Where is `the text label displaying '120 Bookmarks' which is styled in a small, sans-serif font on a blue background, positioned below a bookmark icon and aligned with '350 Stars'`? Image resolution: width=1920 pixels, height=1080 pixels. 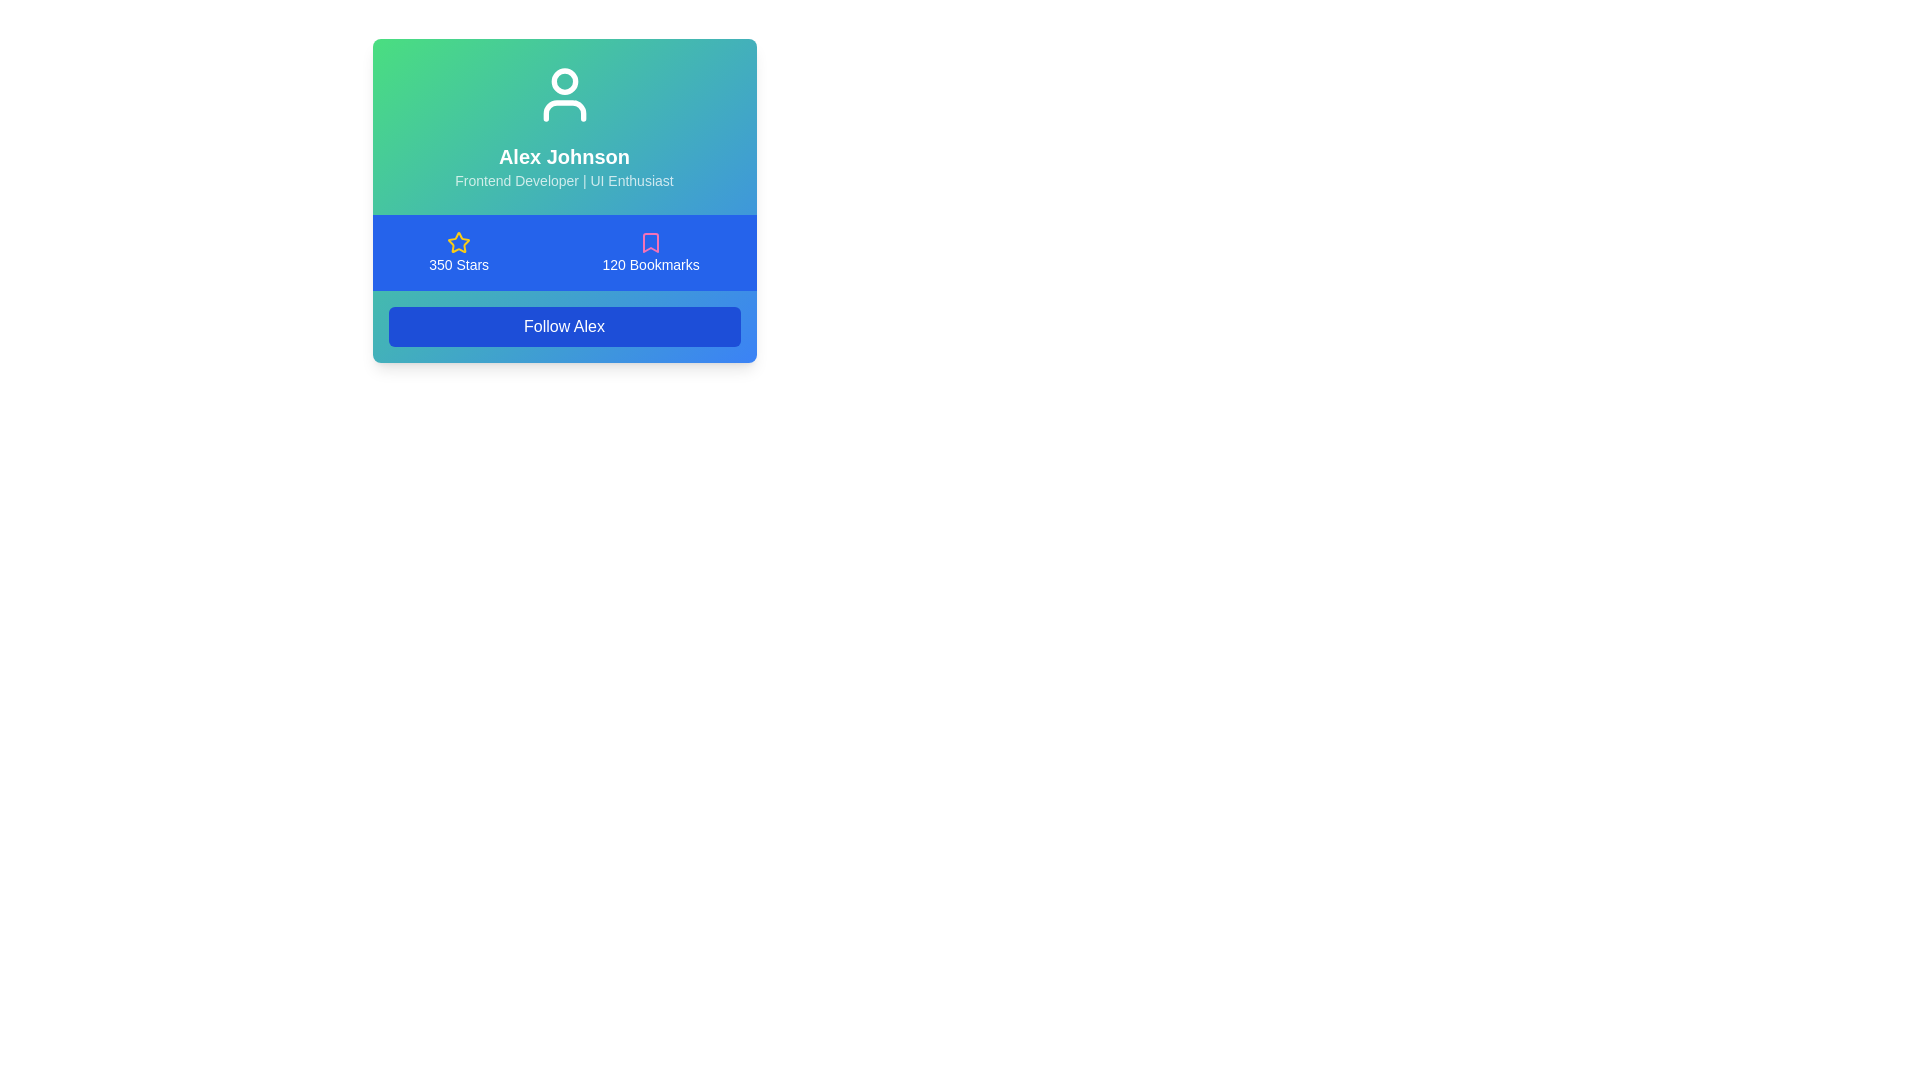 the text label displaying '120 Bookmarks' which is styled in a small, sans-serif font on a blue background, positioned below a bookmark icon and aligned with '350 Stars' is located at coordinates (651, 264).